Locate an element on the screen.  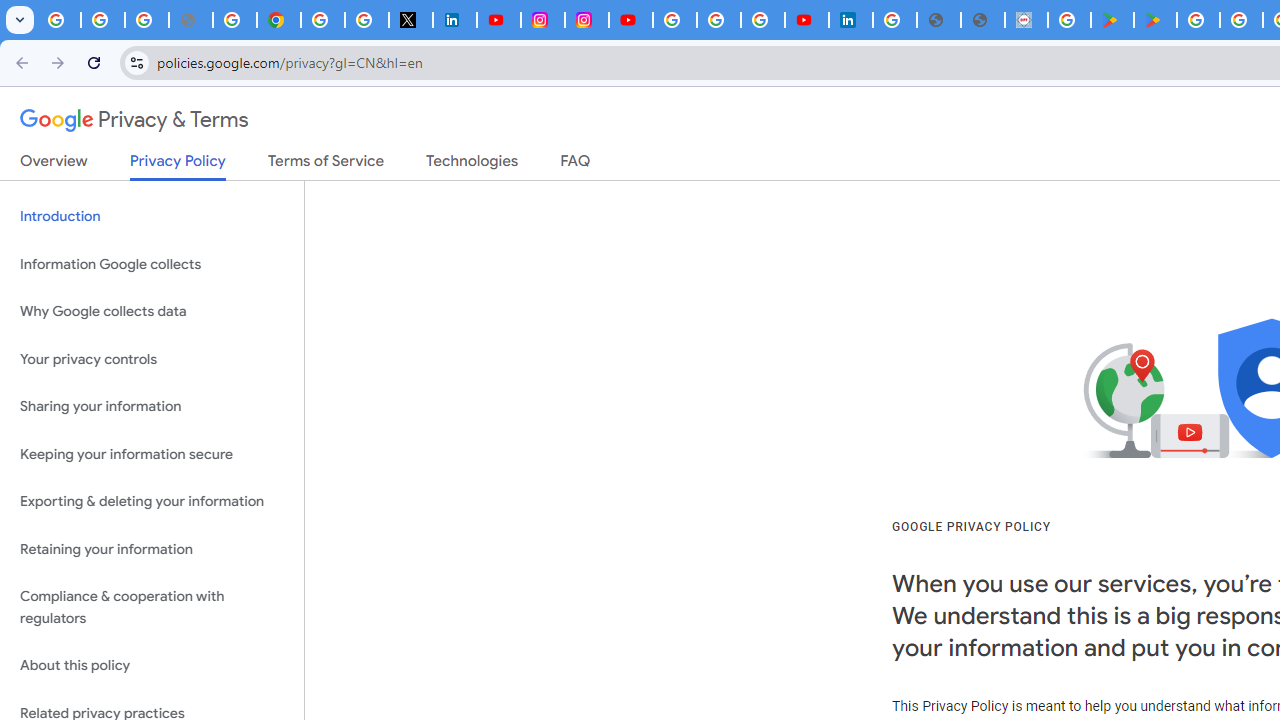
'Sign in - Google Accounts' is located at coordinates (893, 20).